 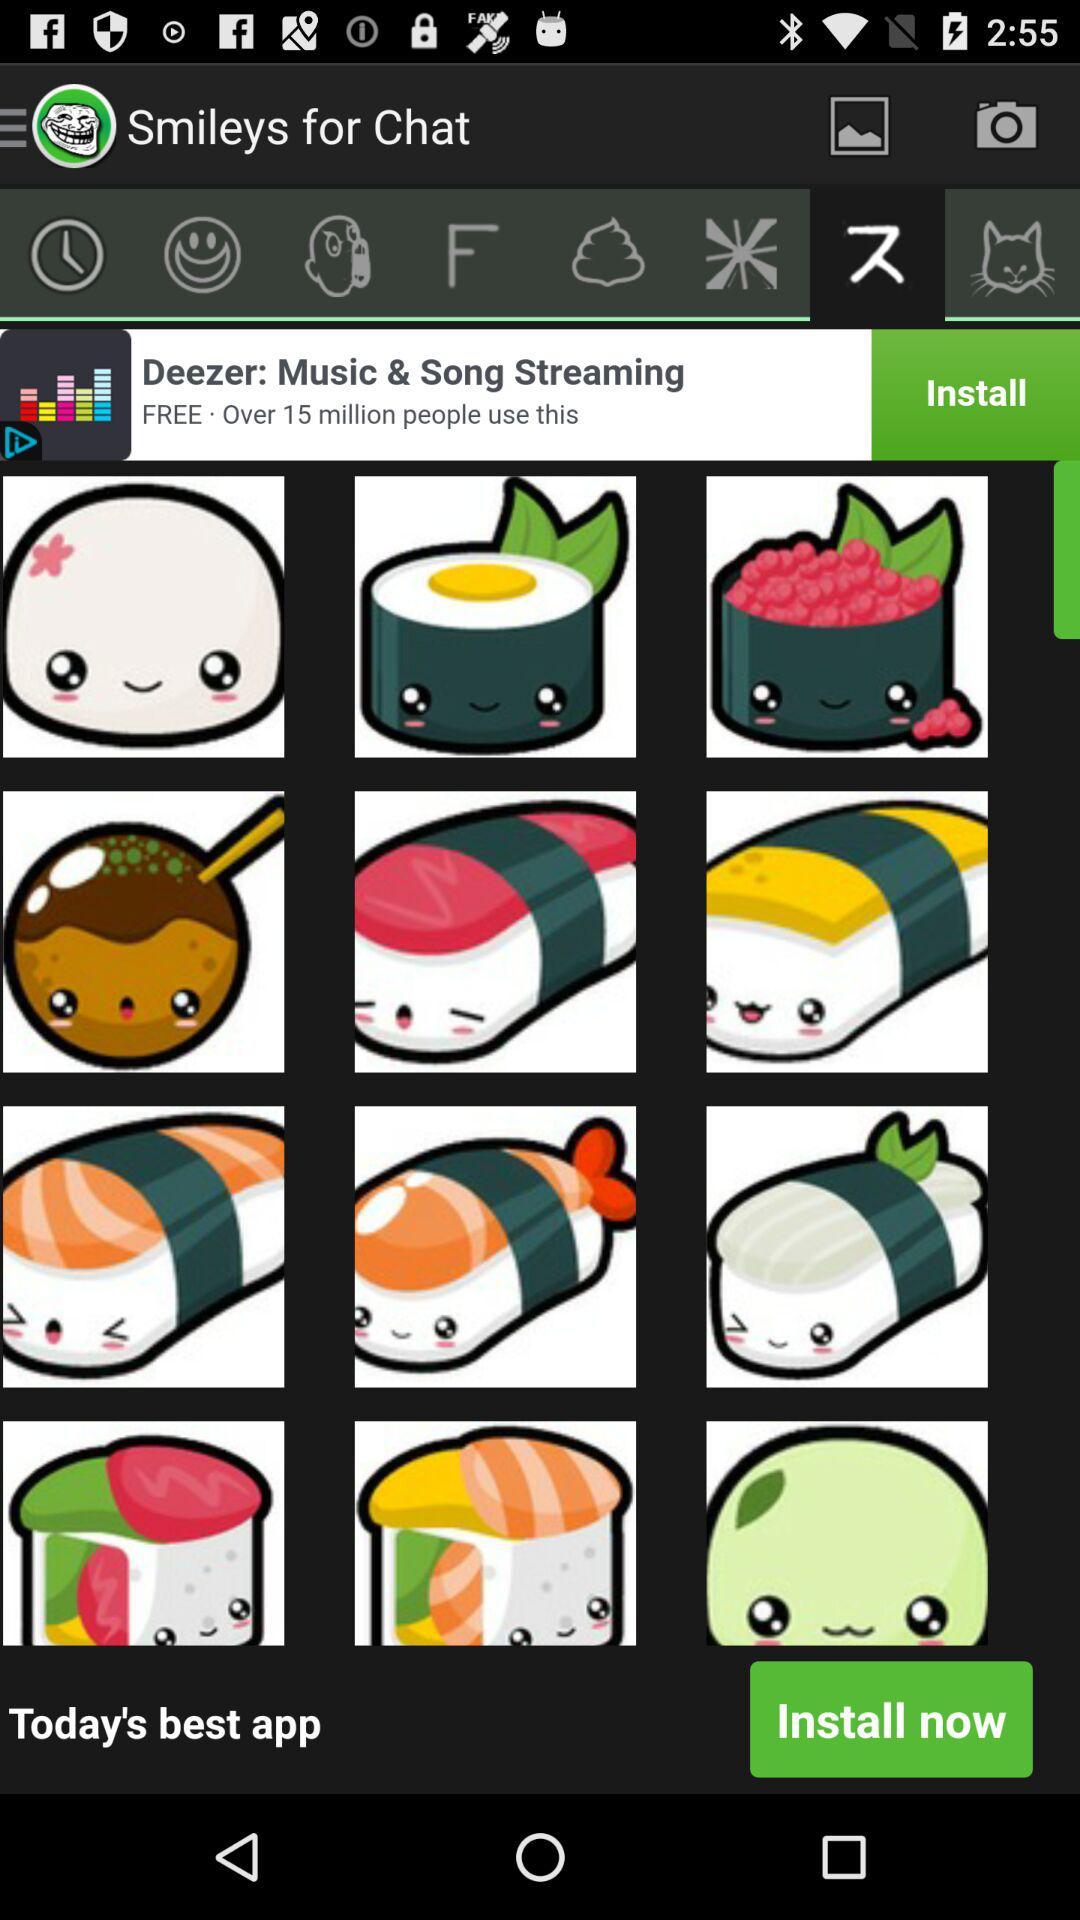 I want to click on choose clock option, so click(x=66, y=253).